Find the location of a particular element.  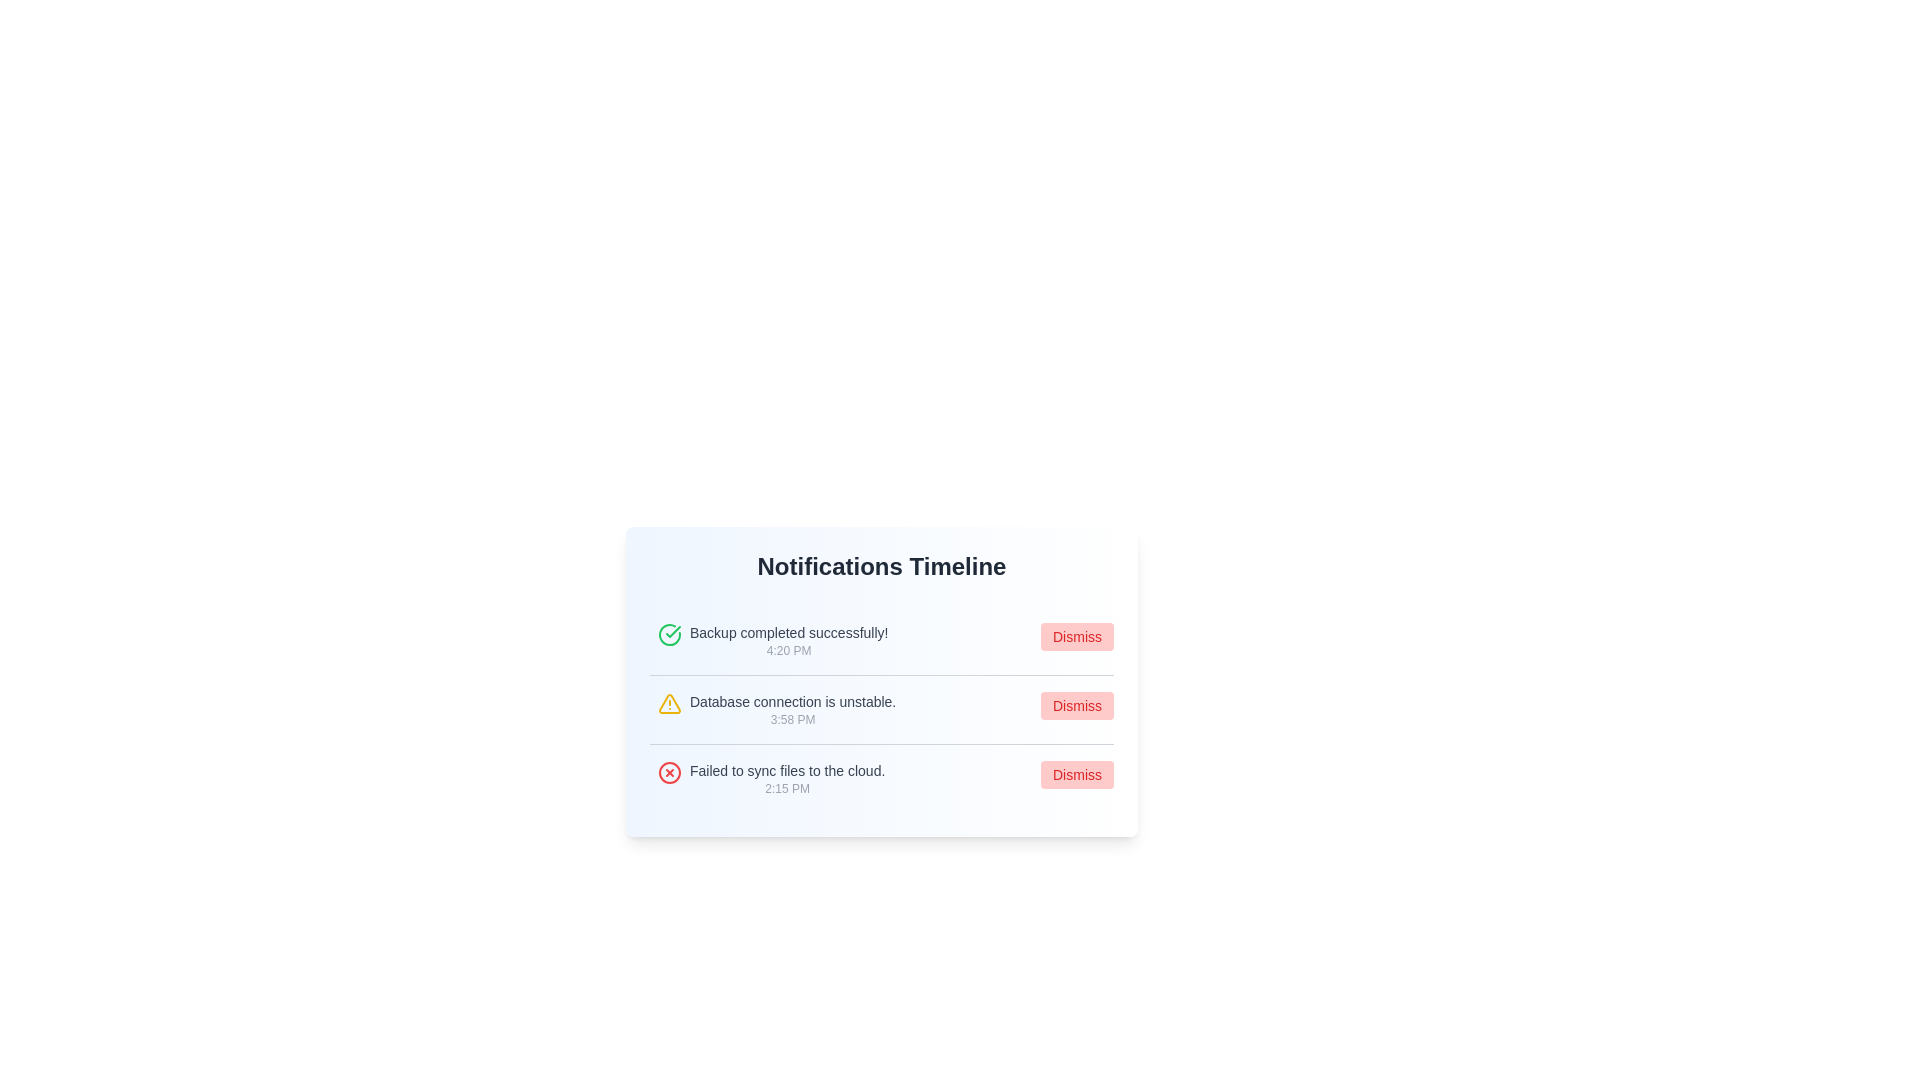

the first notification entry in the Notifications Timeline, indicating a successful backup operation is located at coordinates (768, 640).